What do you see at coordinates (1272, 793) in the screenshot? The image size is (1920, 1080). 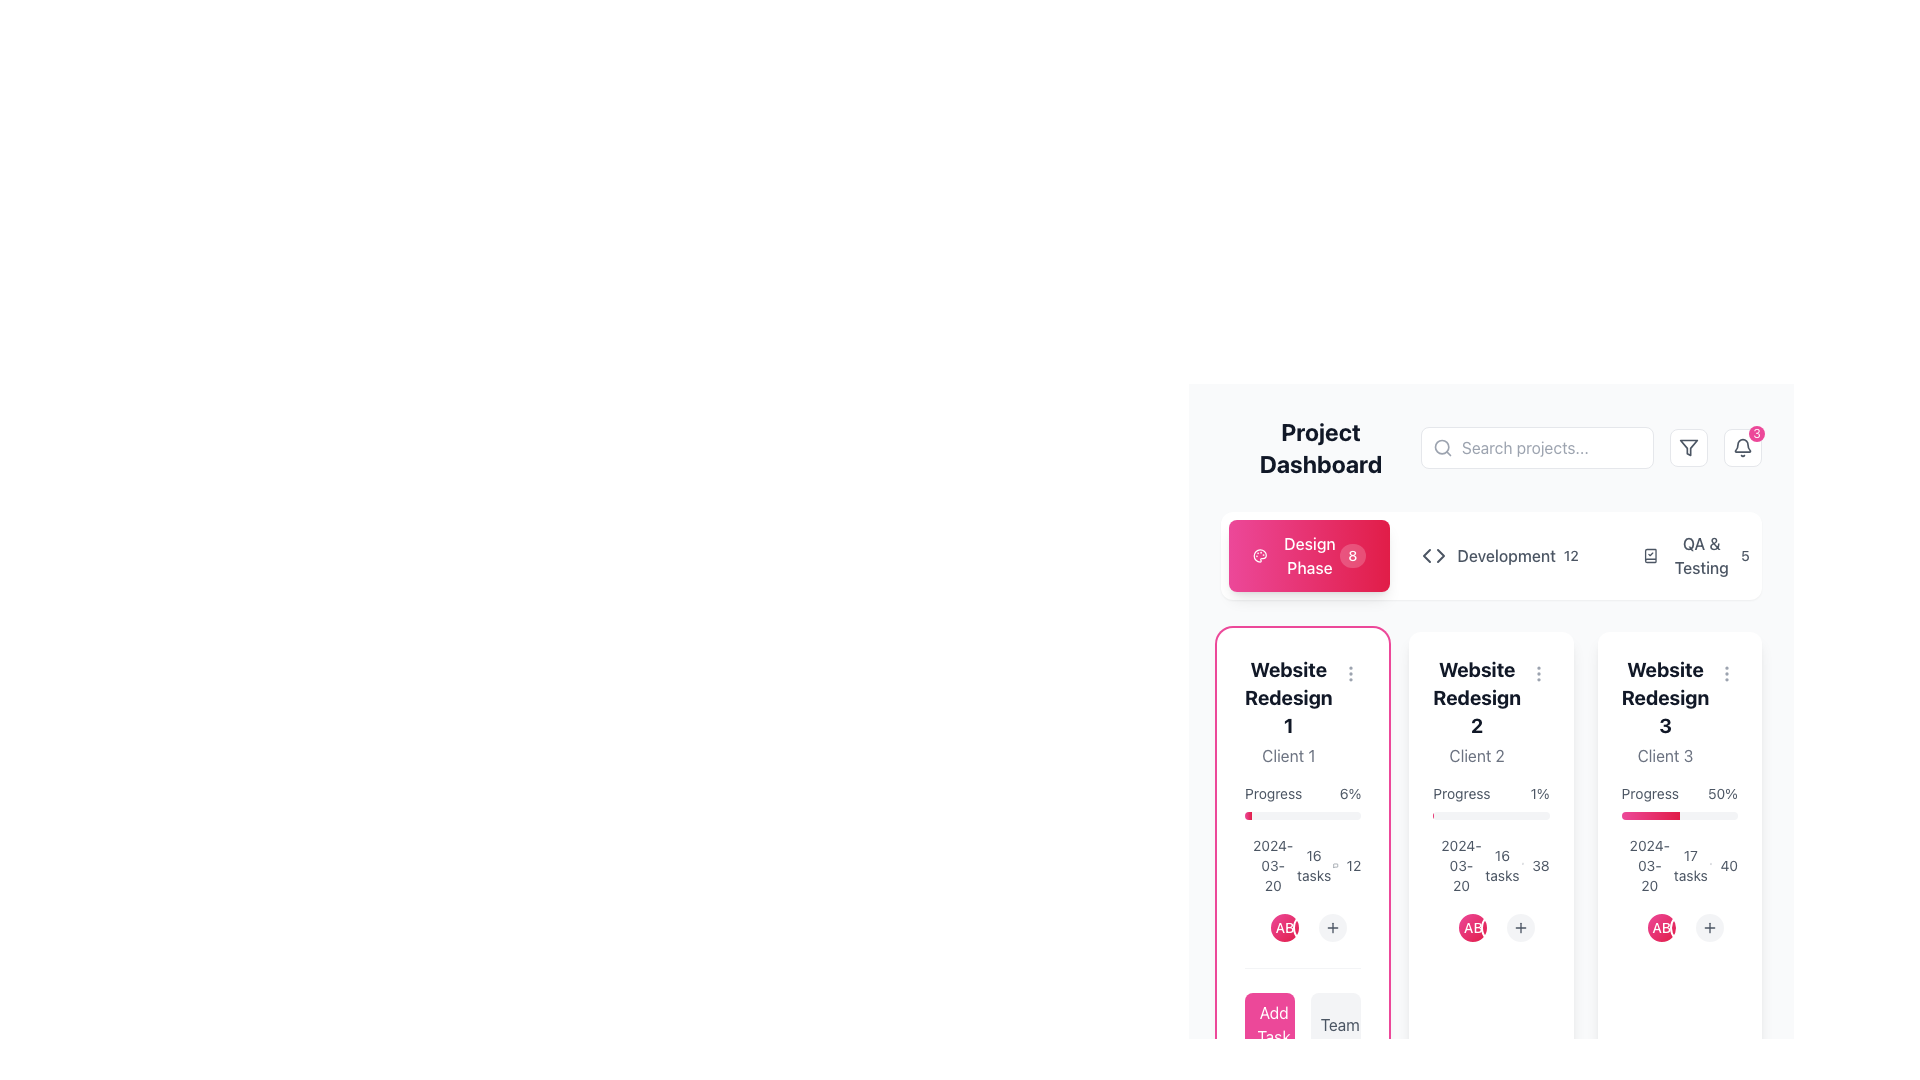 I see `the 'Progress' text label` at bounding box center [1272, 793].